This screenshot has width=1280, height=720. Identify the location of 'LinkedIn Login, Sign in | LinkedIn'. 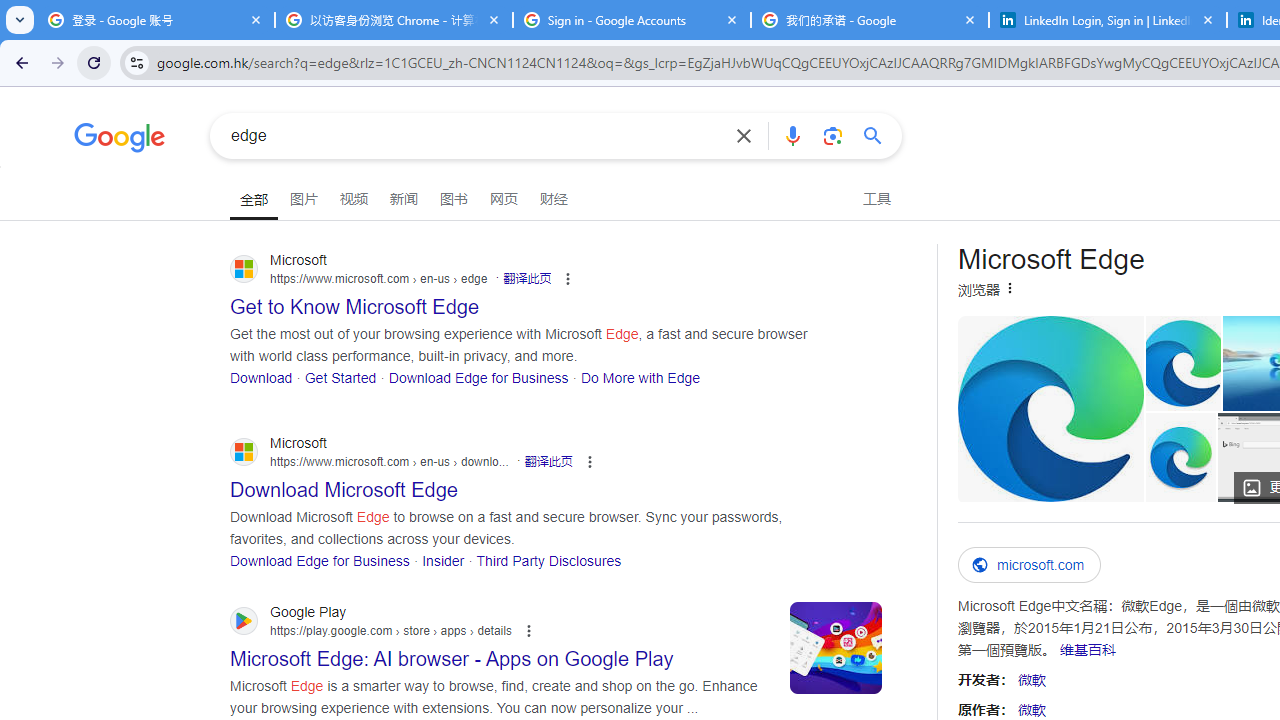
(1107, 20).